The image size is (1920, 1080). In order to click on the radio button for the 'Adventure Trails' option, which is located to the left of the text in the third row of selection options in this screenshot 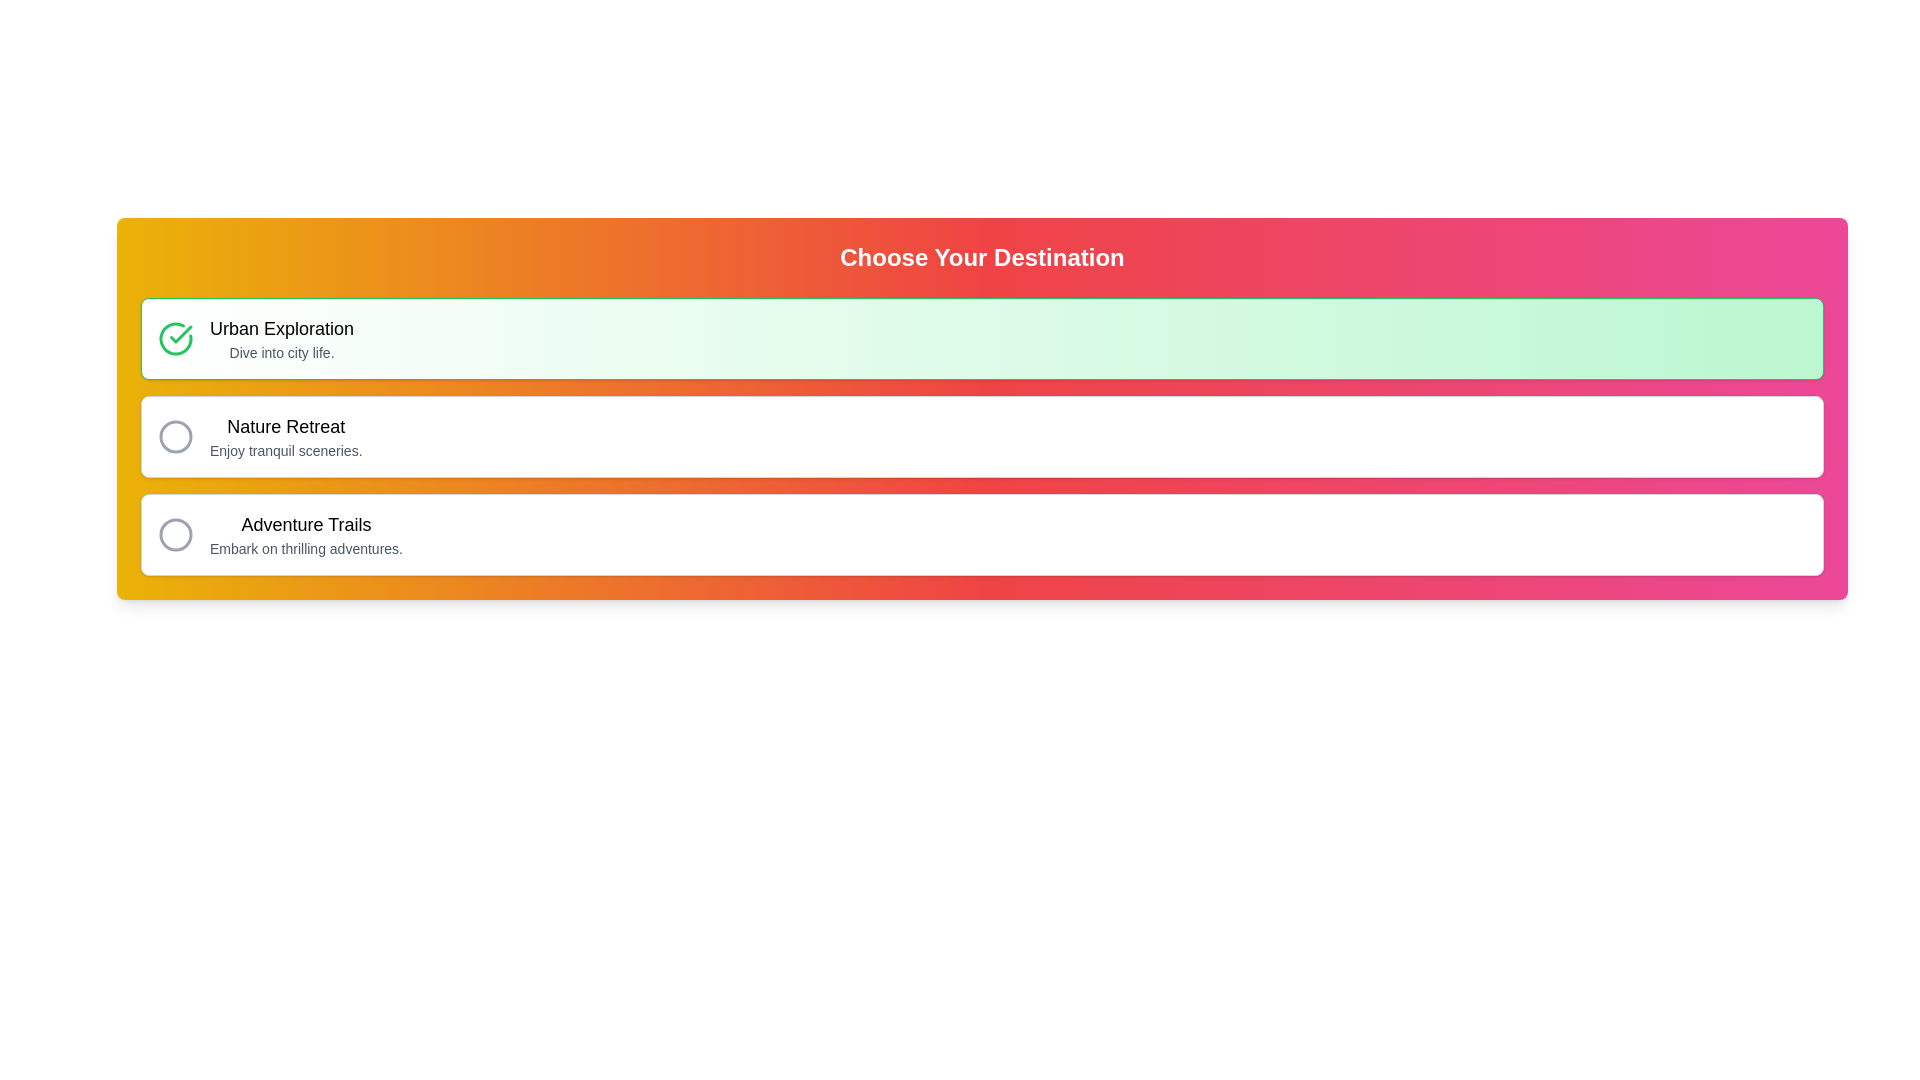, I will do `click(176, 534)`.